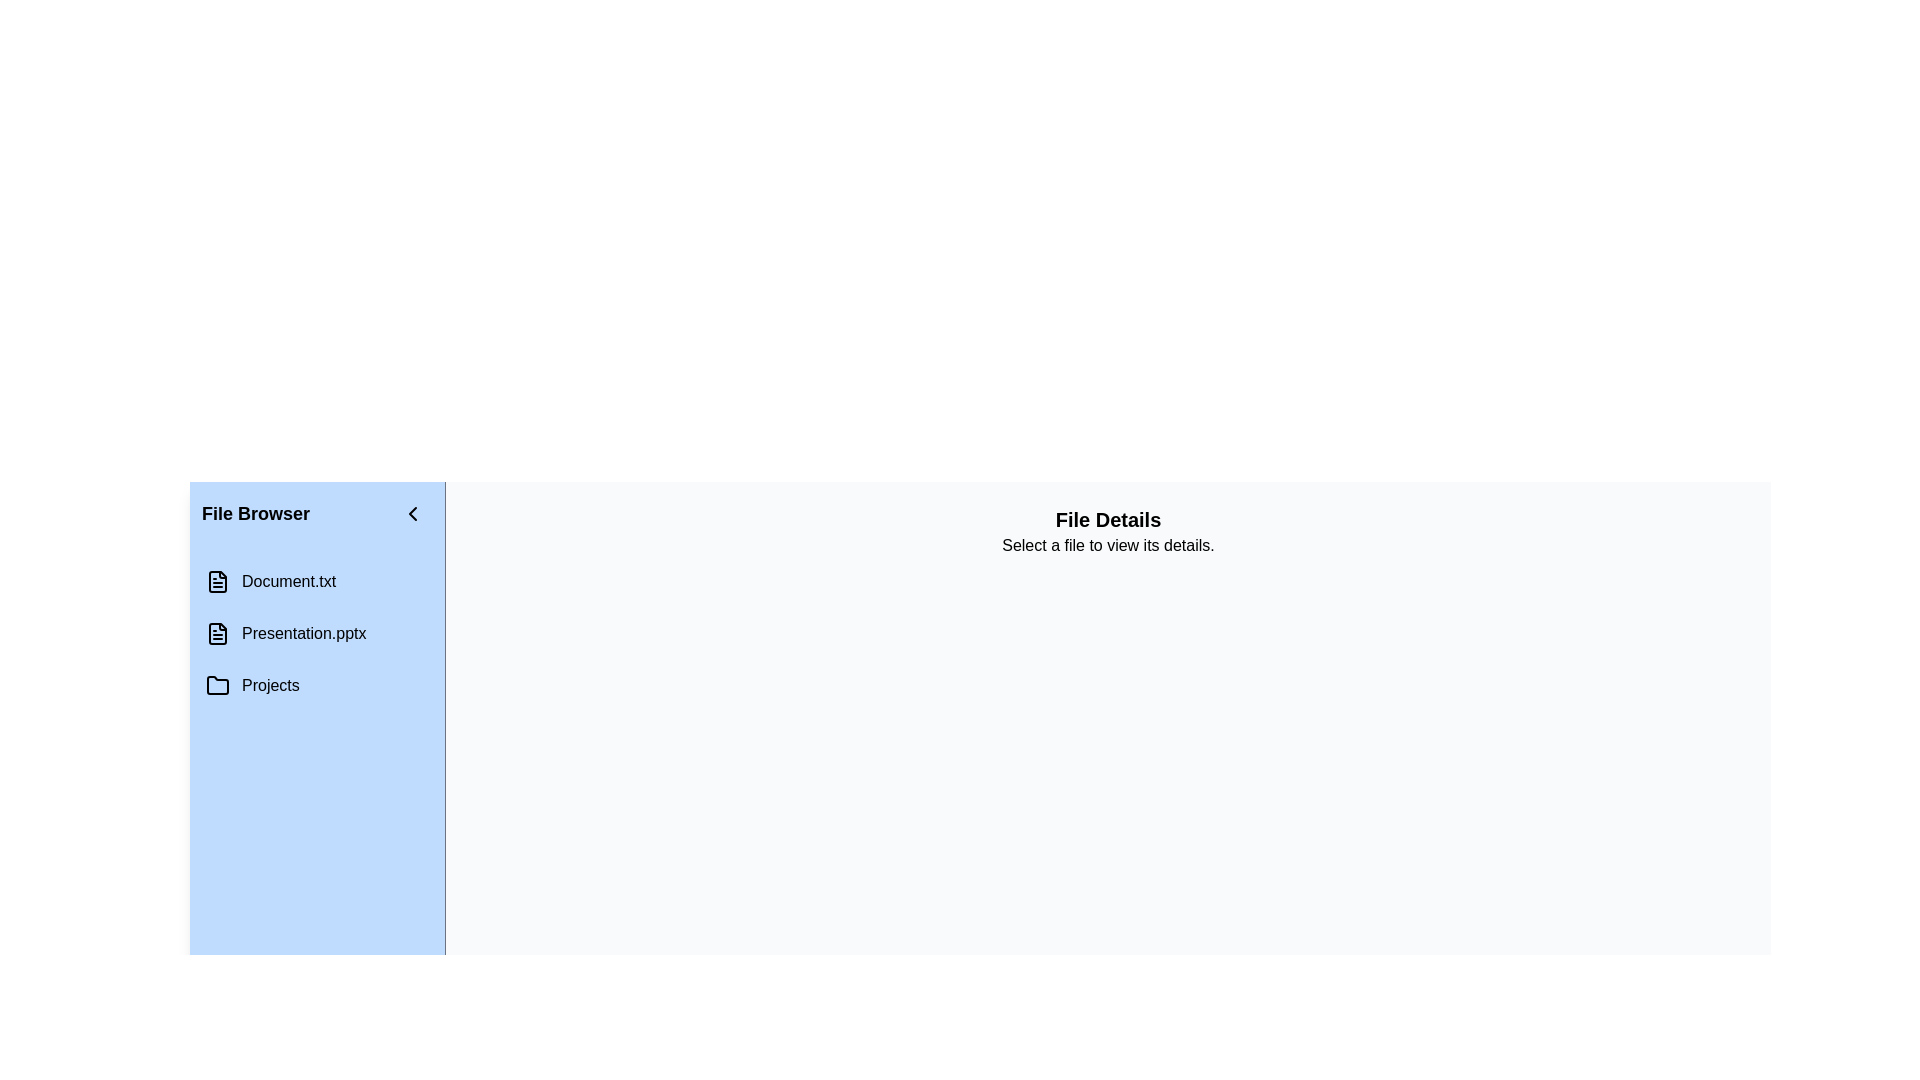 The image size is (1920, 1080). Describe the element at coordinates (411, 512) in the screenshot. I see `the left-pointing chevron icon next to the 'File Browser' text` at that location.